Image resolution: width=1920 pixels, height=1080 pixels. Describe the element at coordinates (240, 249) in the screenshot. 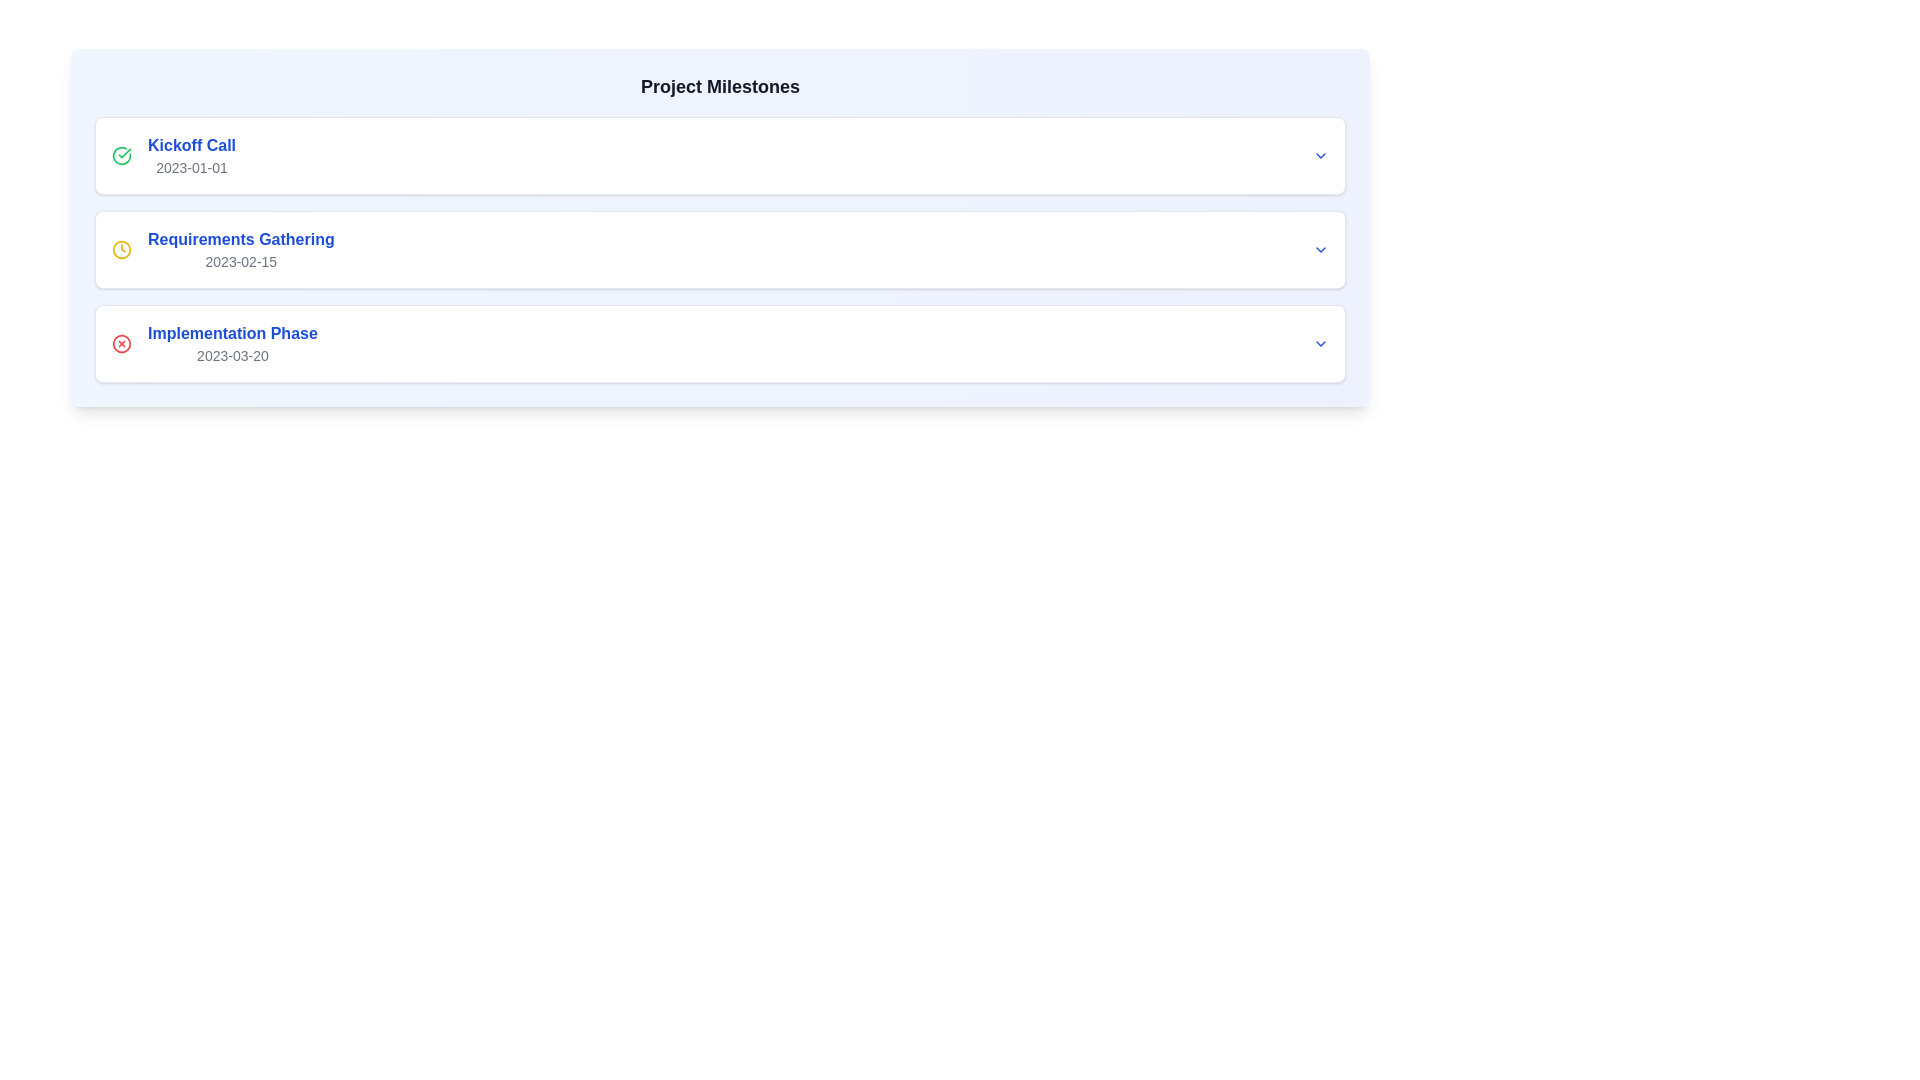

I see `the text display element representing the project milestone 'Requirements Gathering' located in the 'Project Milestones' section` at that location.